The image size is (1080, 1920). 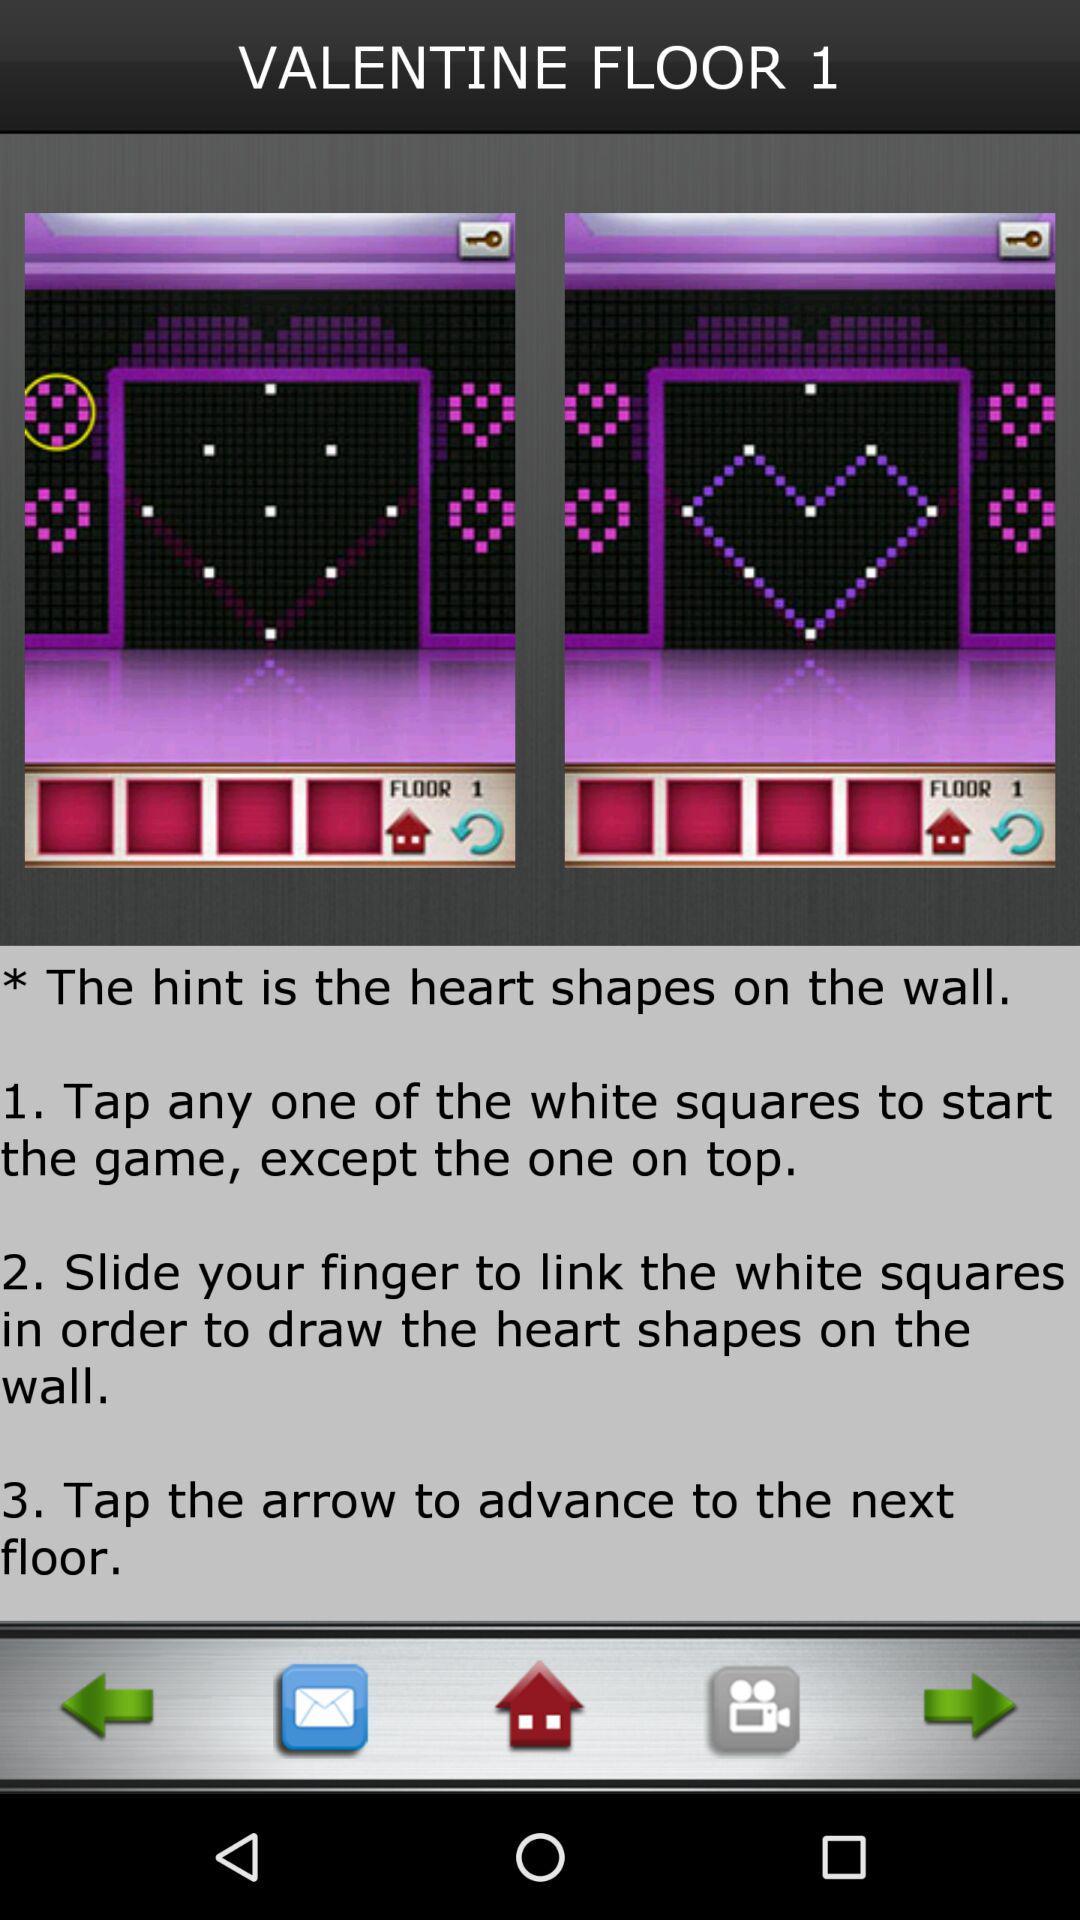 I want to click on the home icon, so click(x=538, y=1827).